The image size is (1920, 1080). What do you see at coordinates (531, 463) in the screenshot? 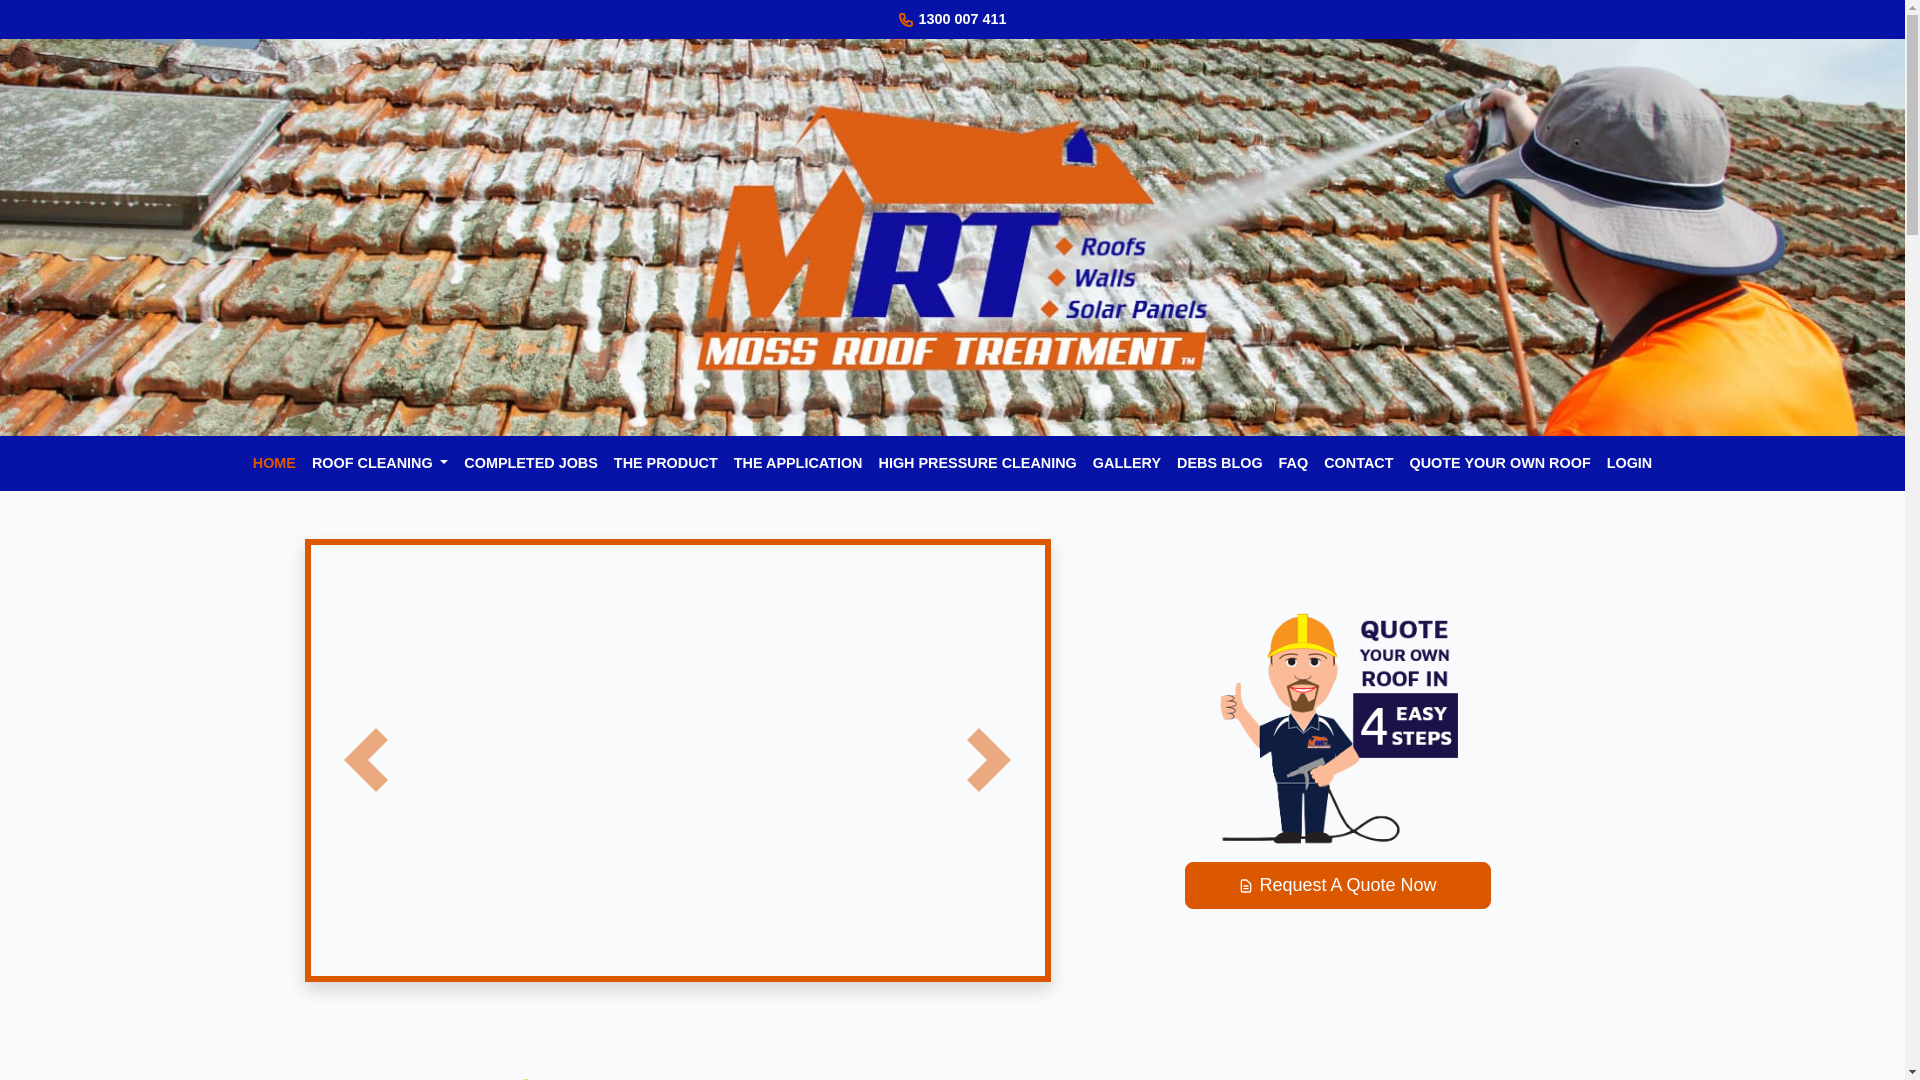
I see `'COMPLETED JOBS'` at bounding box center [531, 463].